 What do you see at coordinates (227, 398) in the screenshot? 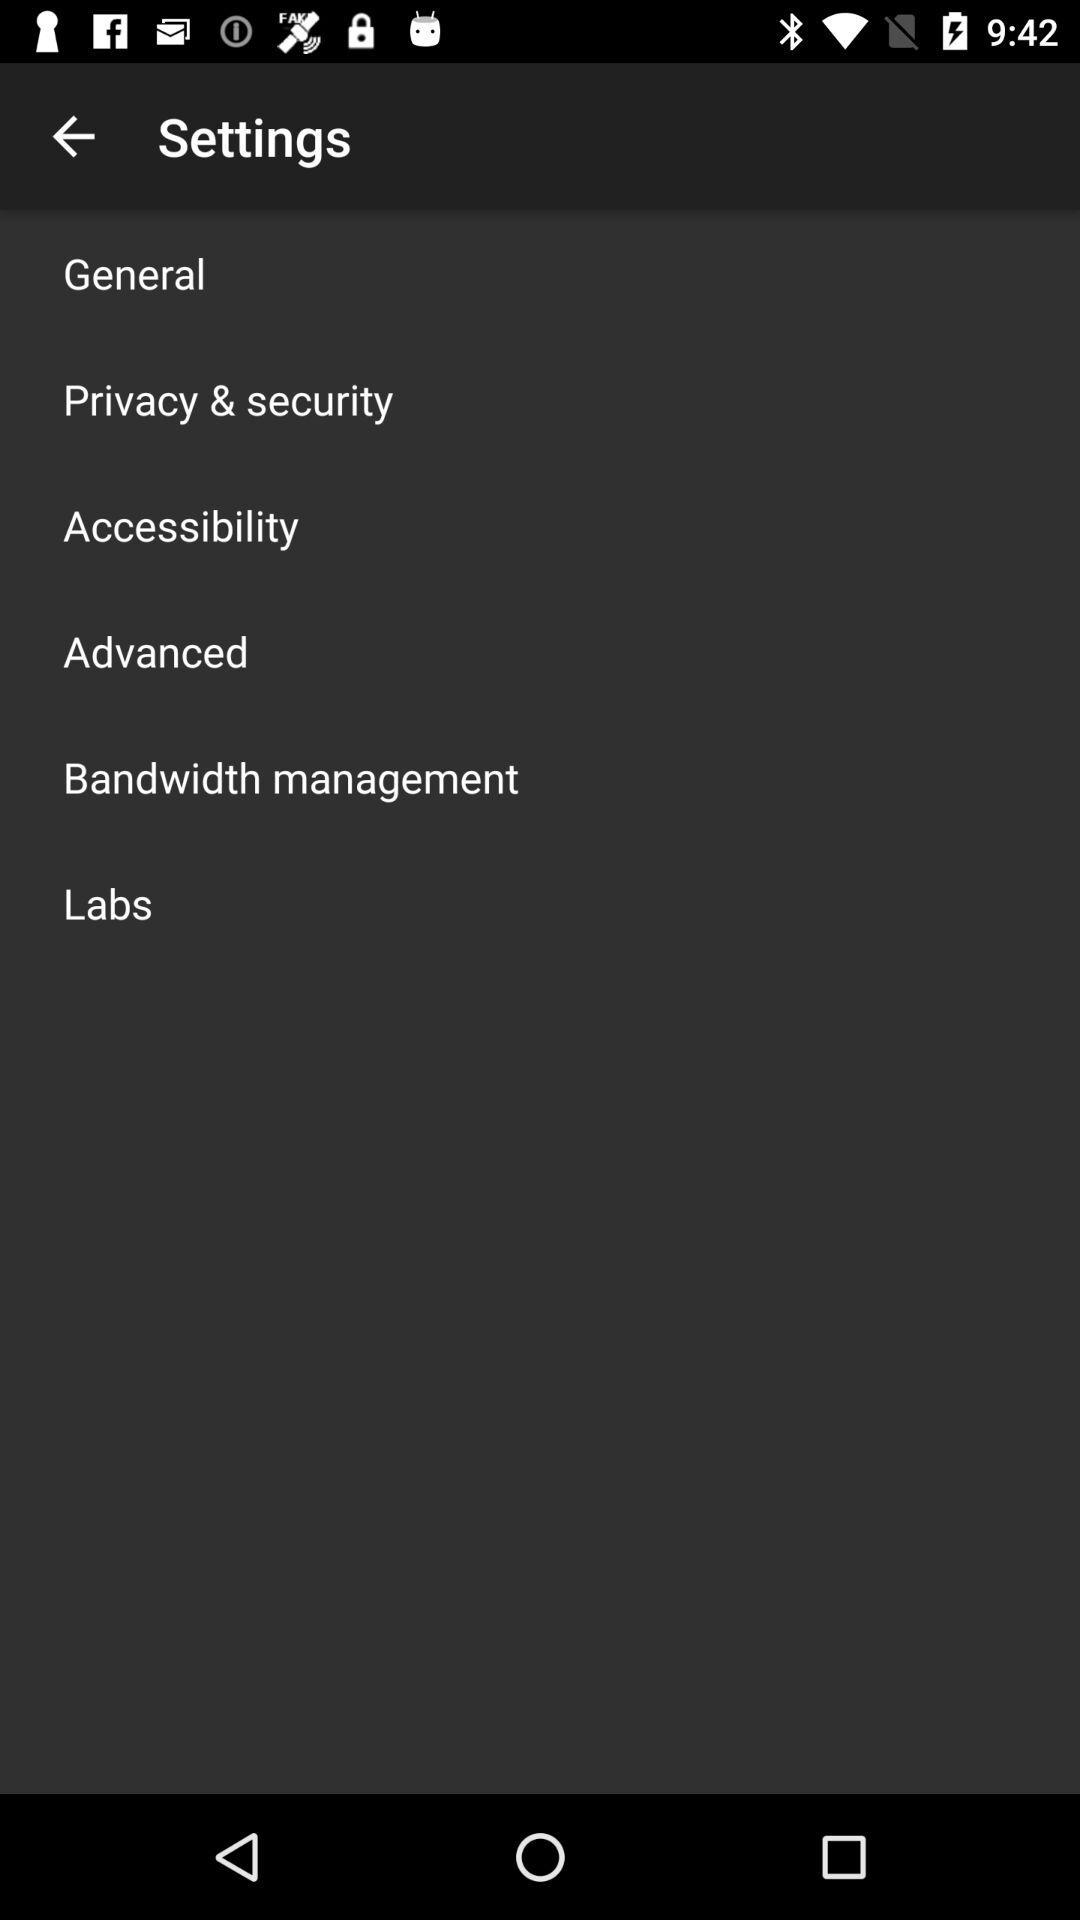
I see `the privacy & security item` at bounding box center [227, 398].